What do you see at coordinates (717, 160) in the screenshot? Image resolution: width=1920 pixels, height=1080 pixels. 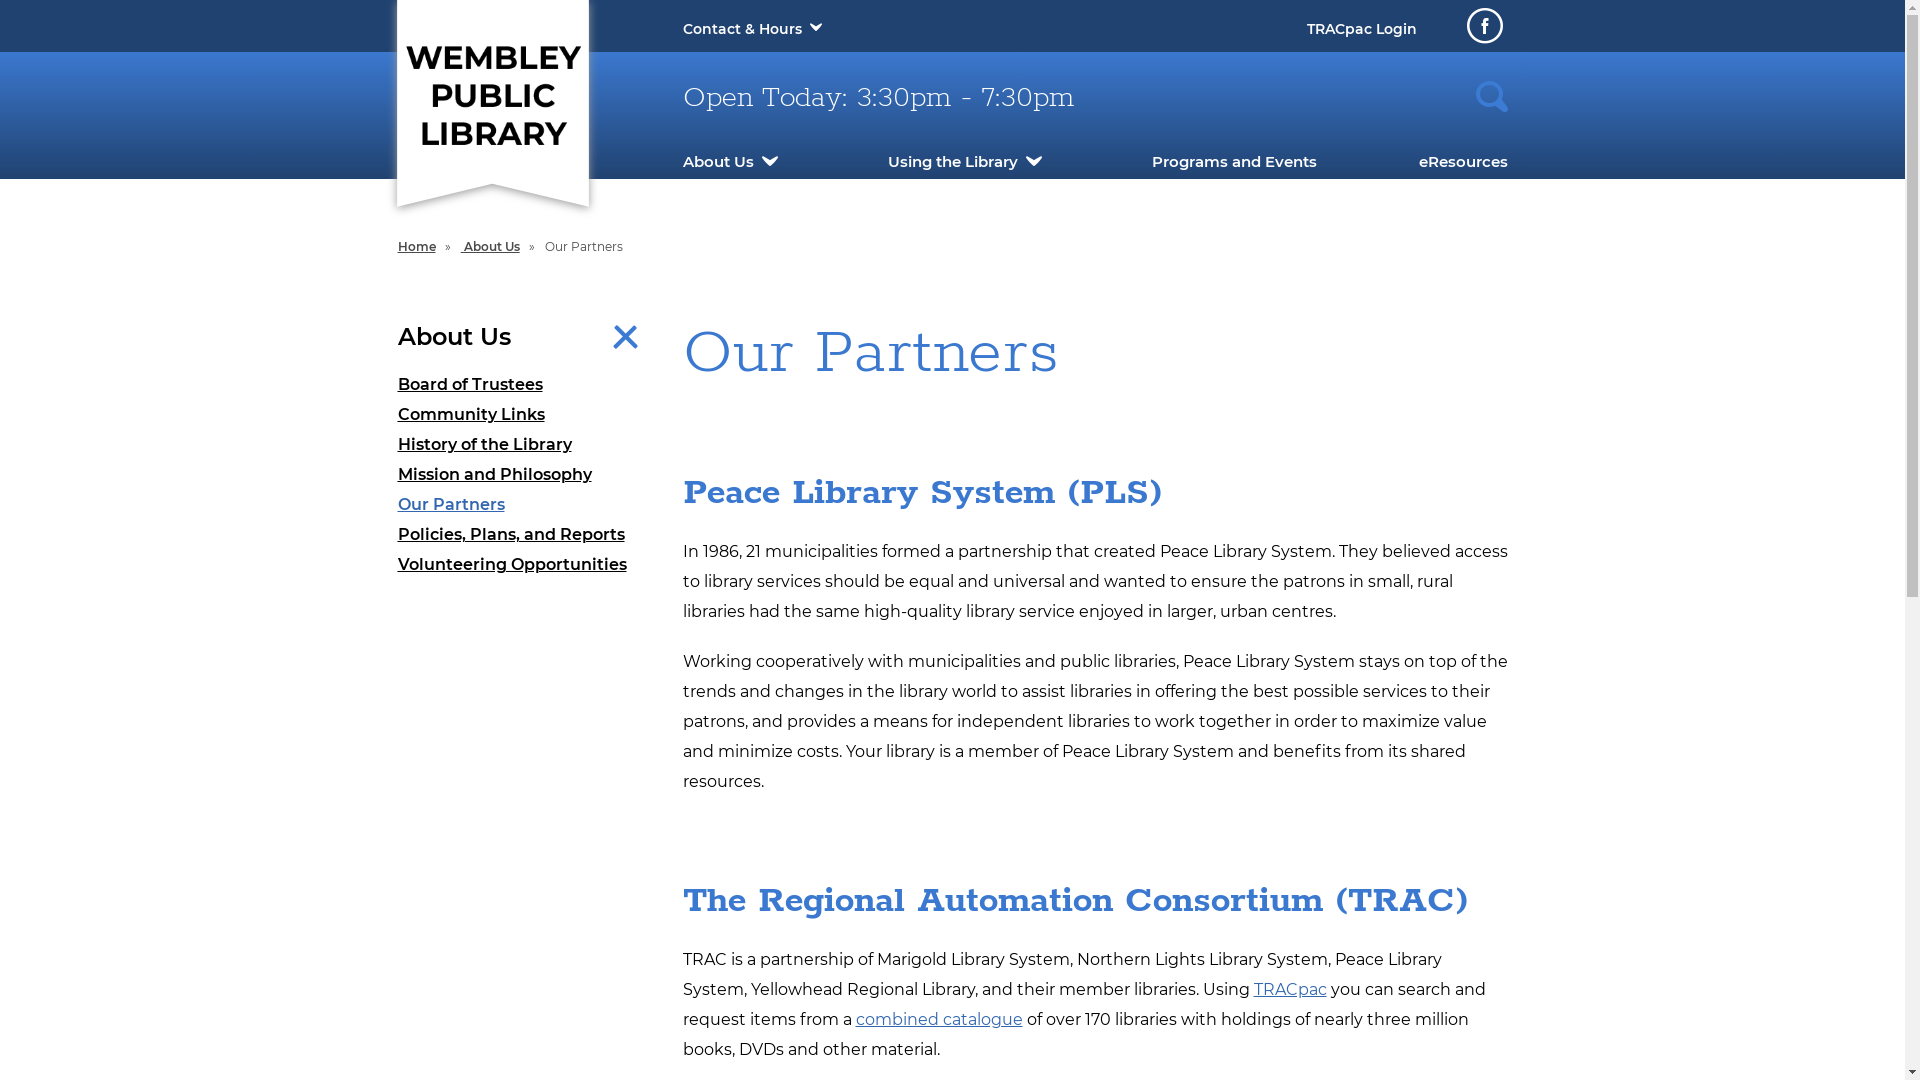 I see `'About Us'` at bounding box center [717, 160].